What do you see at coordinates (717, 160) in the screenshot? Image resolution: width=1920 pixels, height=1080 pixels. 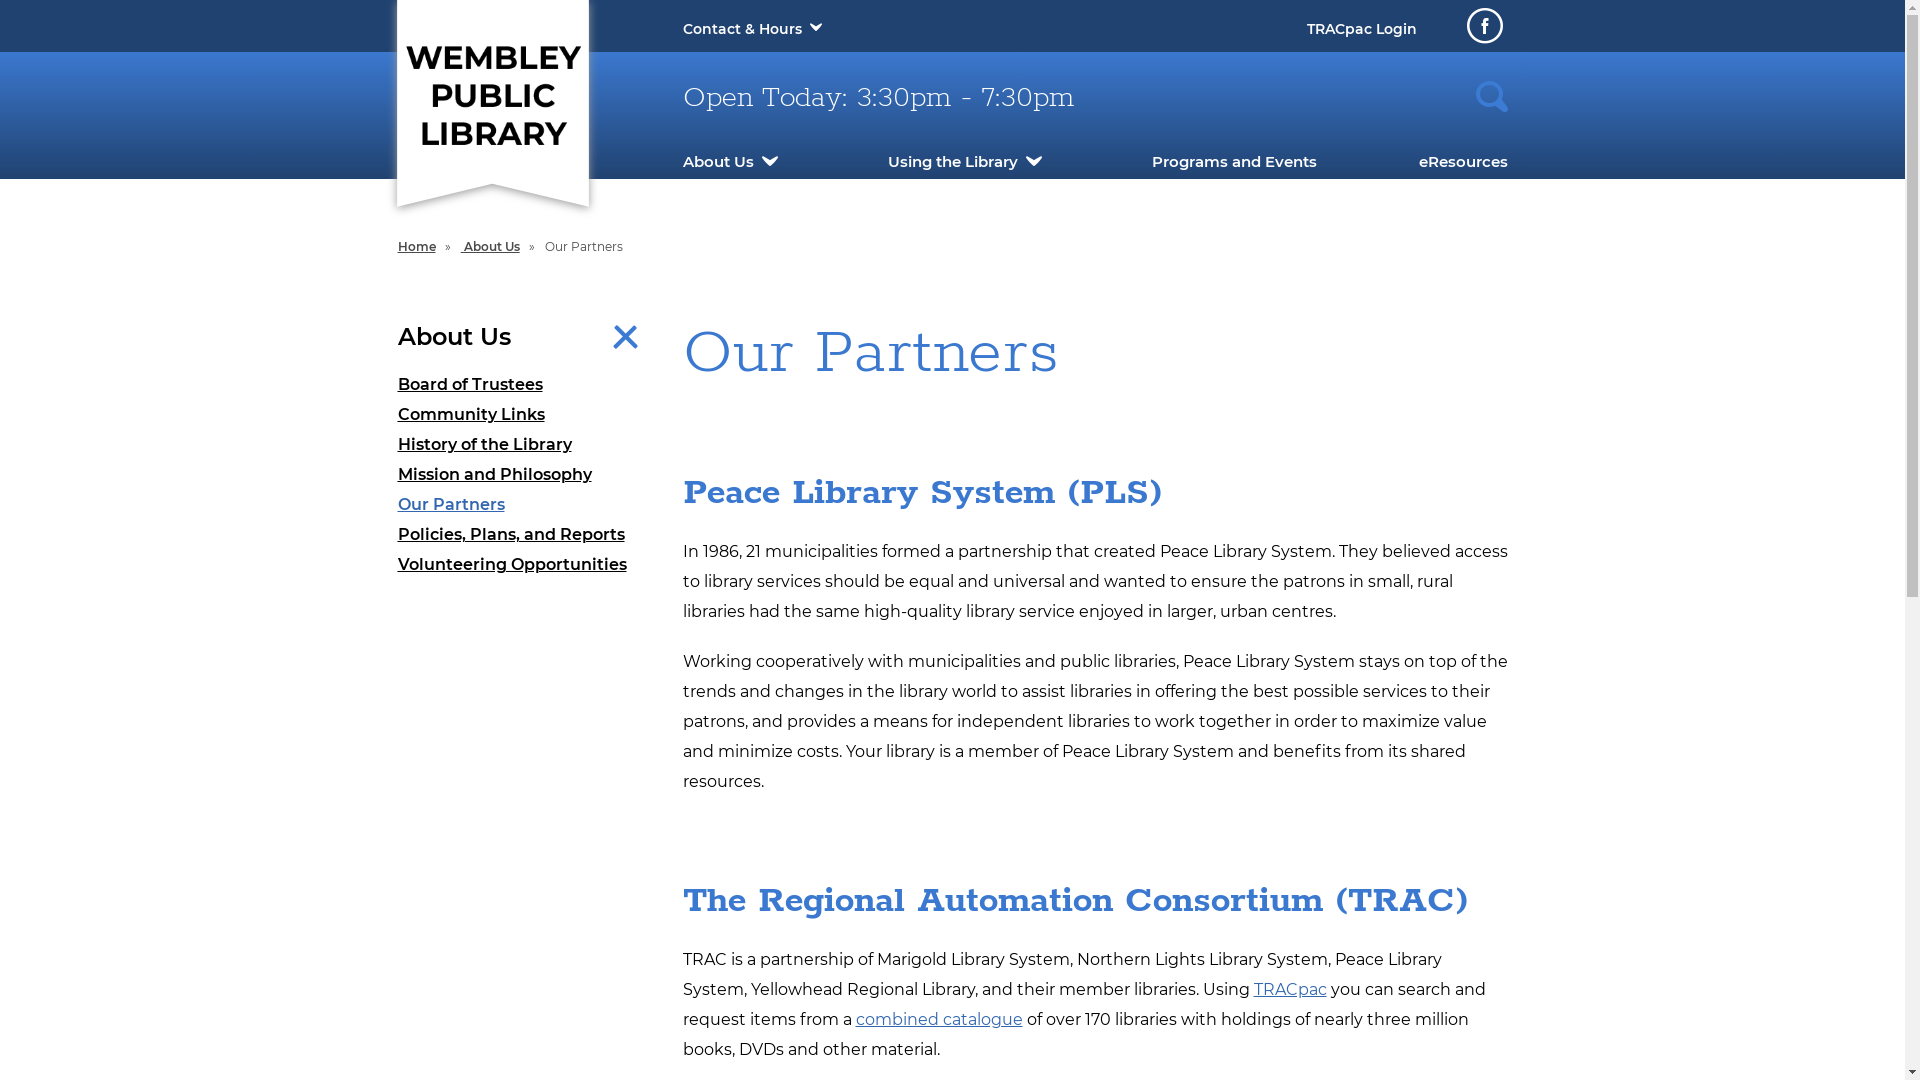 I see `'About Us'` at bounding box center [717, 160].